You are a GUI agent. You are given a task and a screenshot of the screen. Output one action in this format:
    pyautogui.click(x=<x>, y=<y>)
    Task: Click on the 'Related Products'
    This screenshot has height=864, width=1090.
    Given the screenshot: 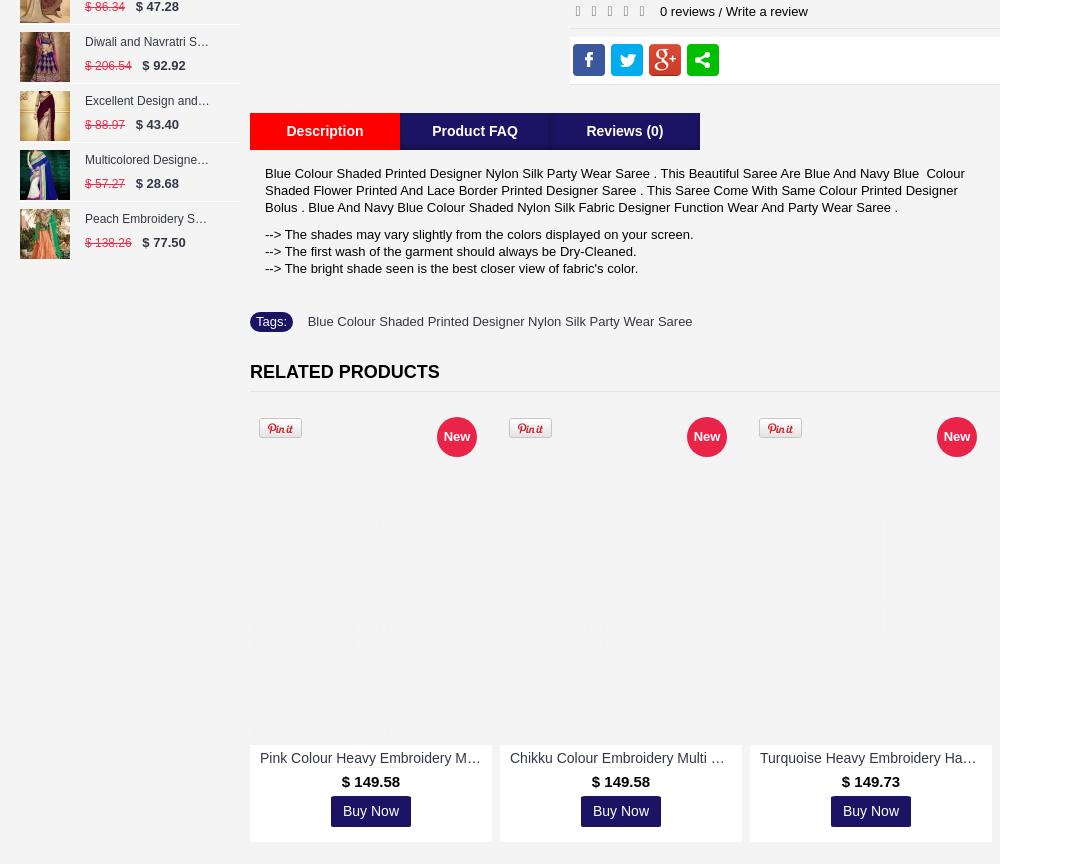 What is the action you would take?
    pyautogui.click(x=343, y=371)
    